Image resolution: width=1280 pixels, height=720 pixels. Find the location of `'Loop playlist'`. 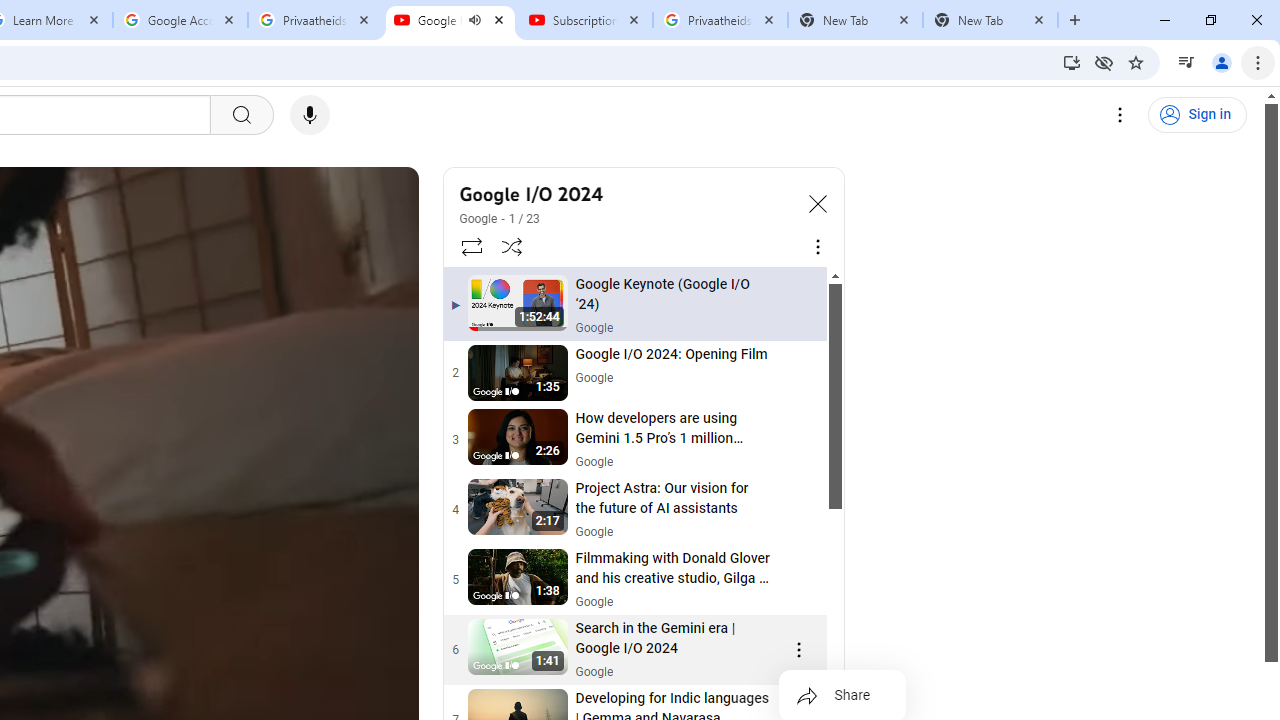

'Loop playlist' is located at coordinates (470, 245).